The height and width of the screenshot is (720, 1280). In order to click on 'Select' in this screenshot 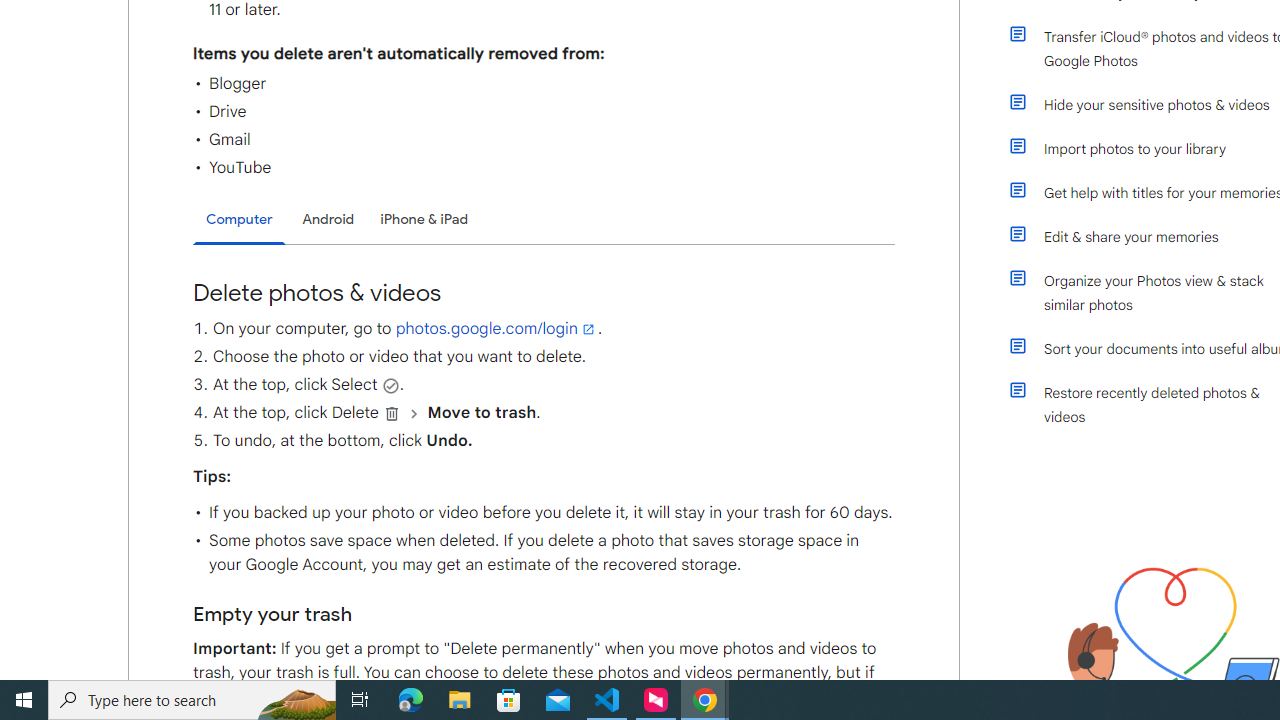, I will do `click(390, 385)`.